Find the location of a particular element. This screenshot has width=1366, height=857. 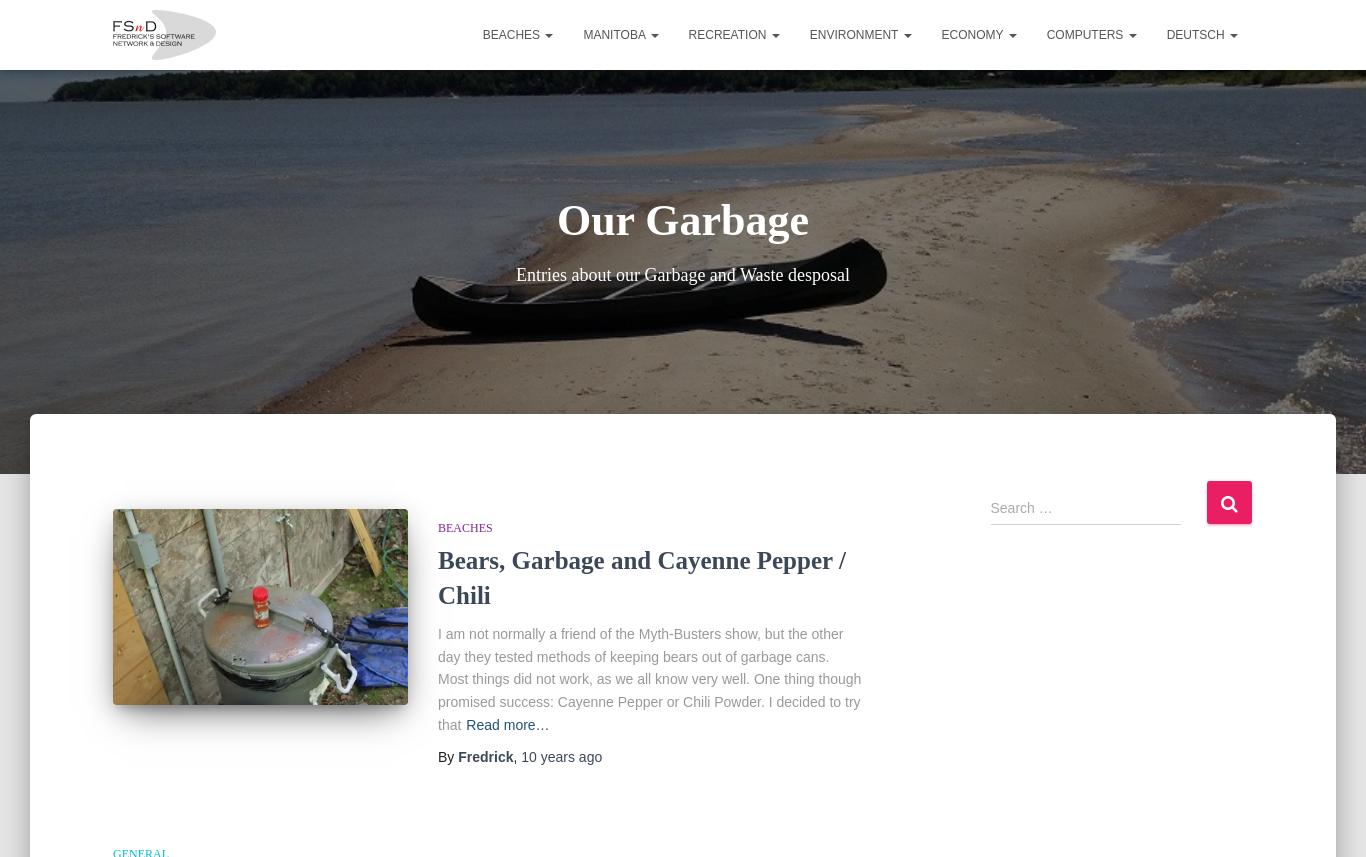

'ago' is located at coordinates (587, 755).